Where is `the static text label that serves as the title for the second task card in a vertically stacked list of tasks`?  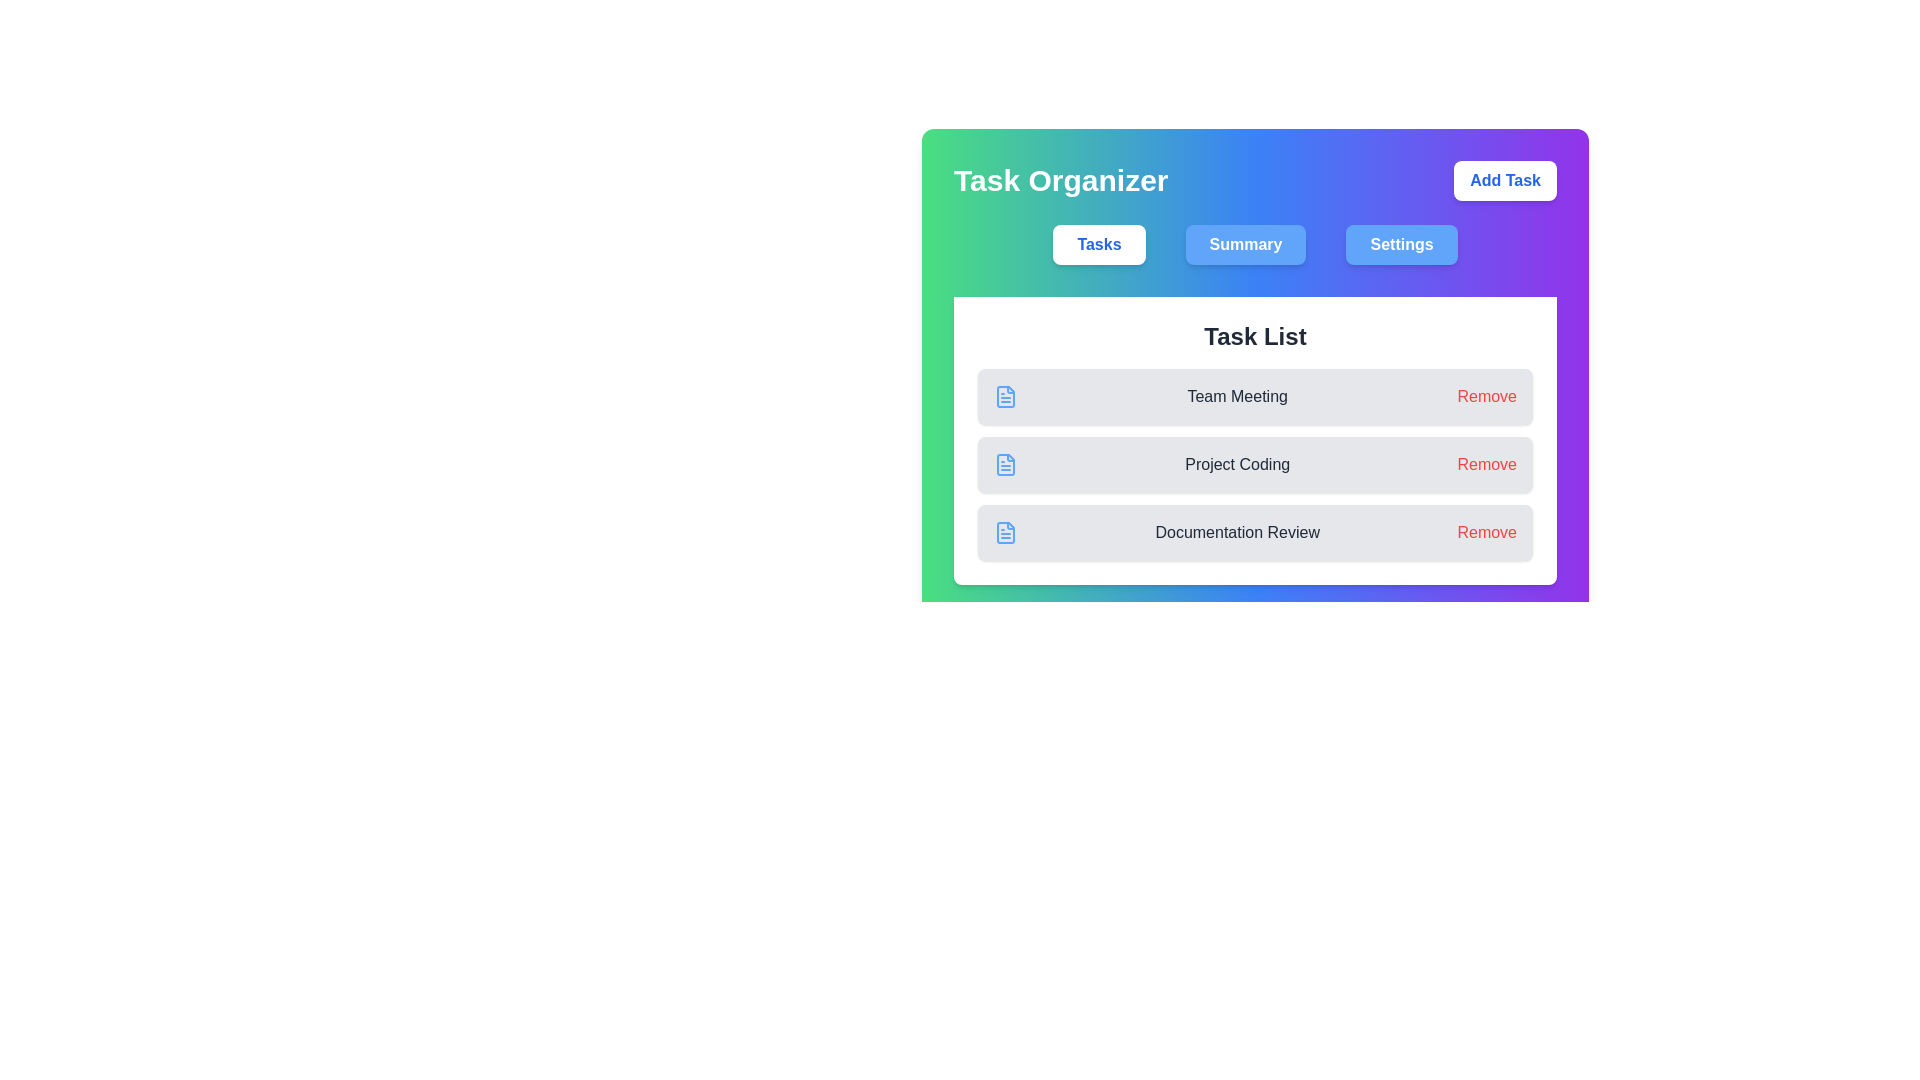
the static text label that serves as the title for the second task card in a vertically stacked list of tasks is located at coordinates (1236, 465).